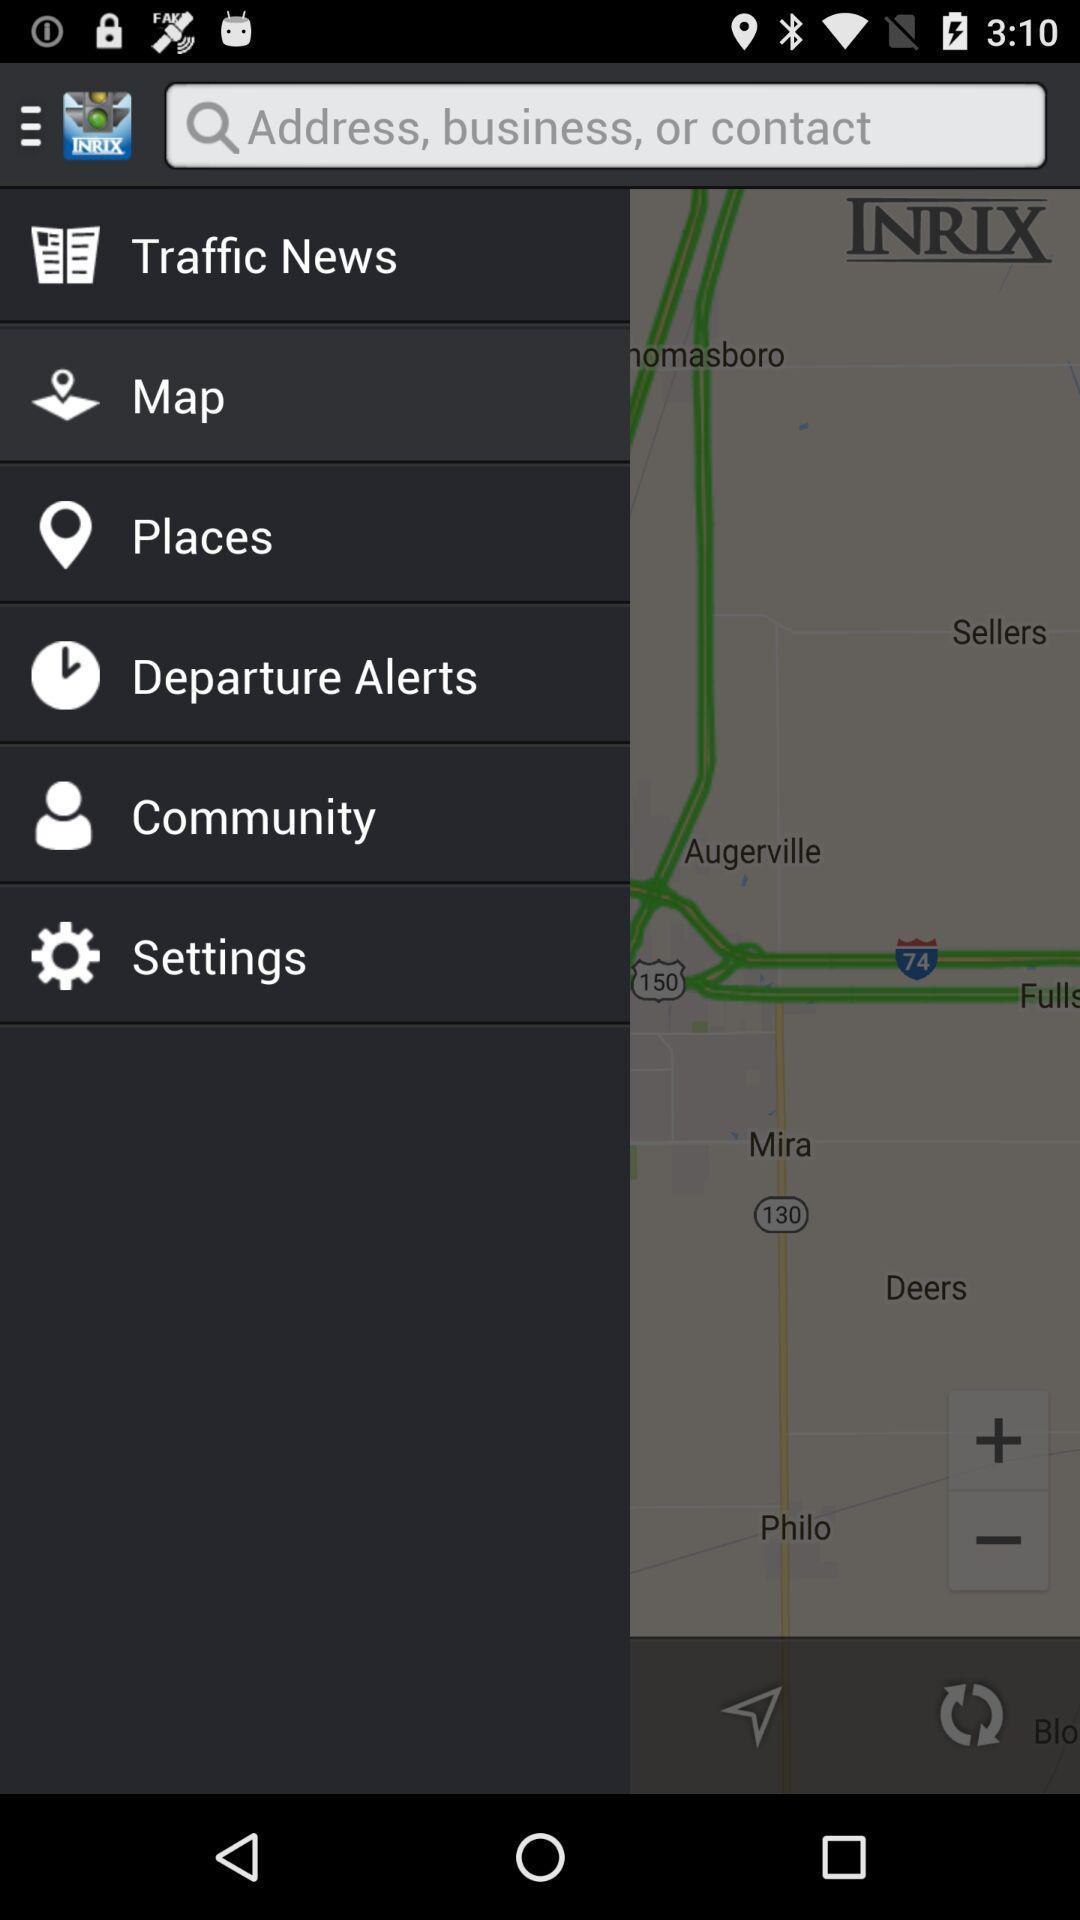  What do you see at coordinates (252, 815) in the screenshot?
I see `the community` at bounding box center [252, 815].